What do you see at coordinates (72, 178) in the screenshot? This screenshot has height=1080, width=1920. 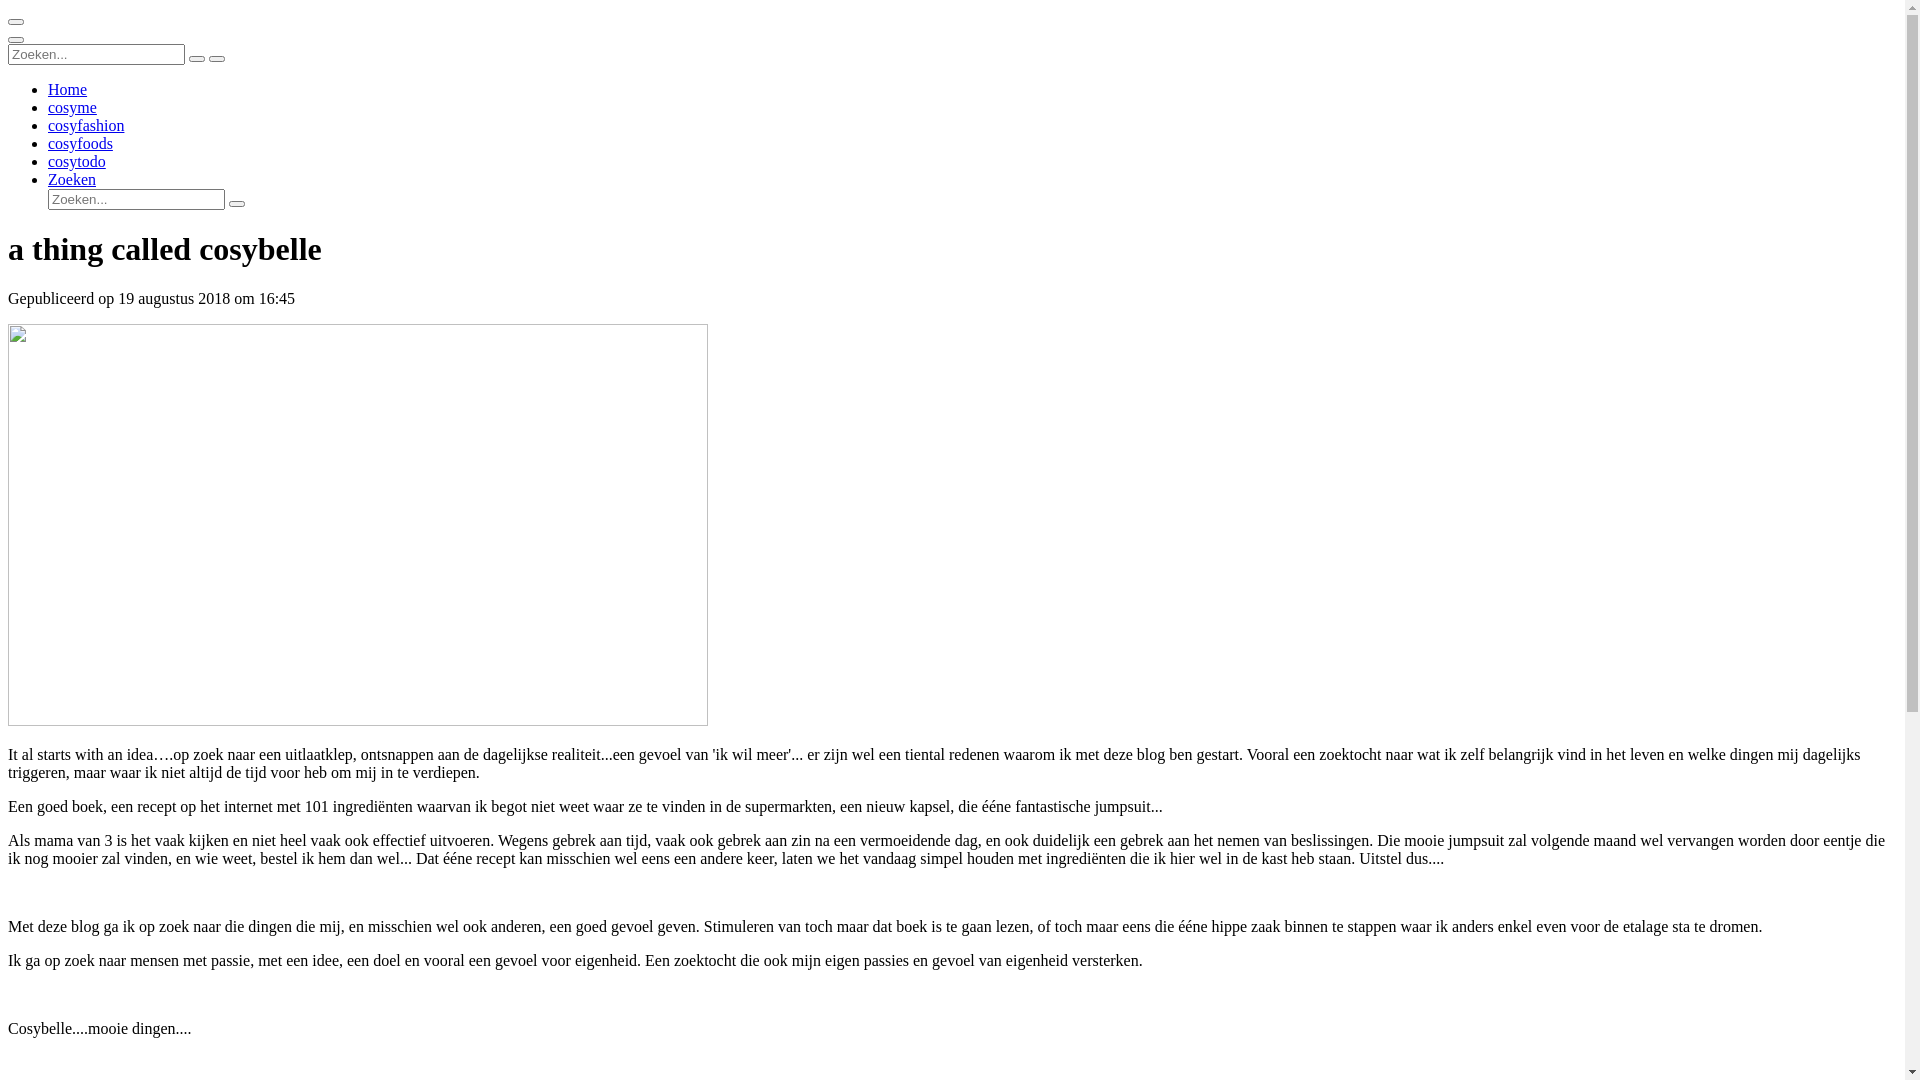 I see `'Zoeken'` at bounding box center [72, 178].